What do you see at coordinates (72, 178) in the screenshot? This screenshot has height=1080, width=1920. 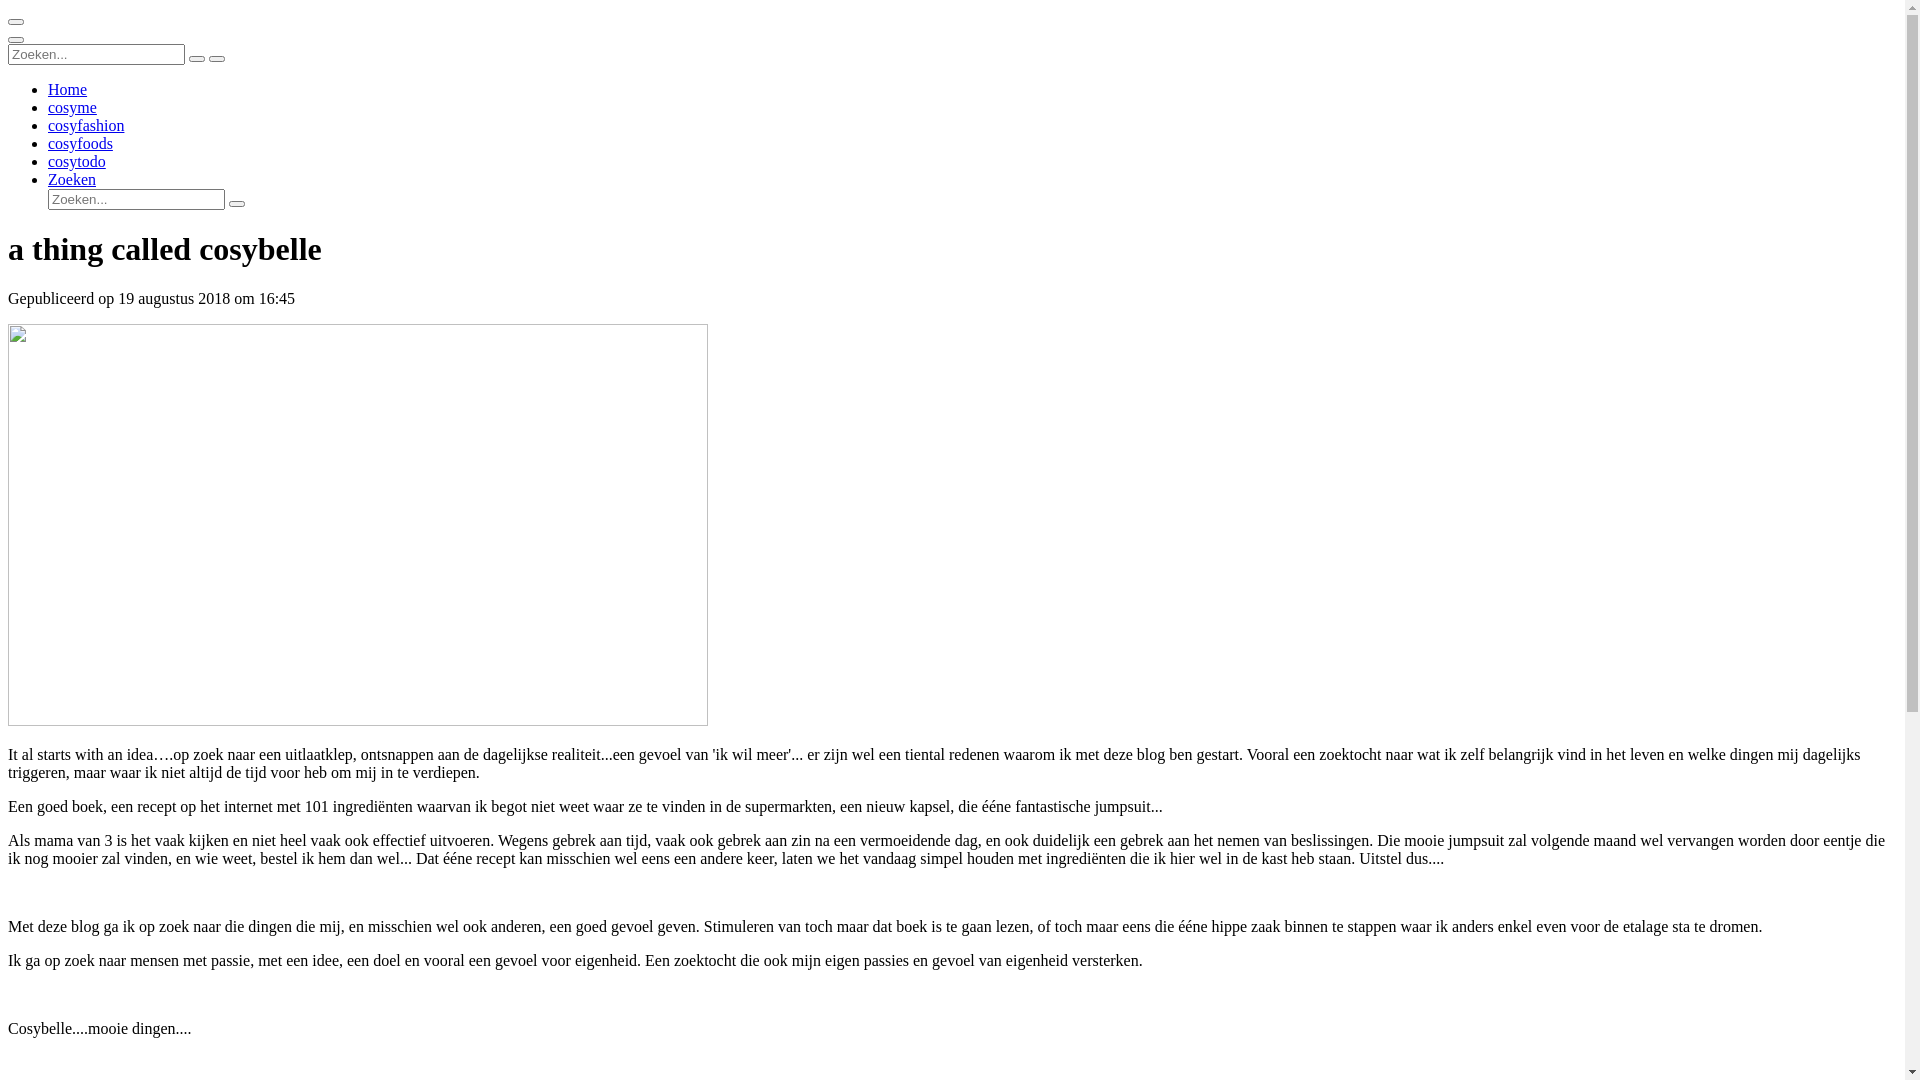 I see `'Zoeken'` at bounding box center [72, 178].